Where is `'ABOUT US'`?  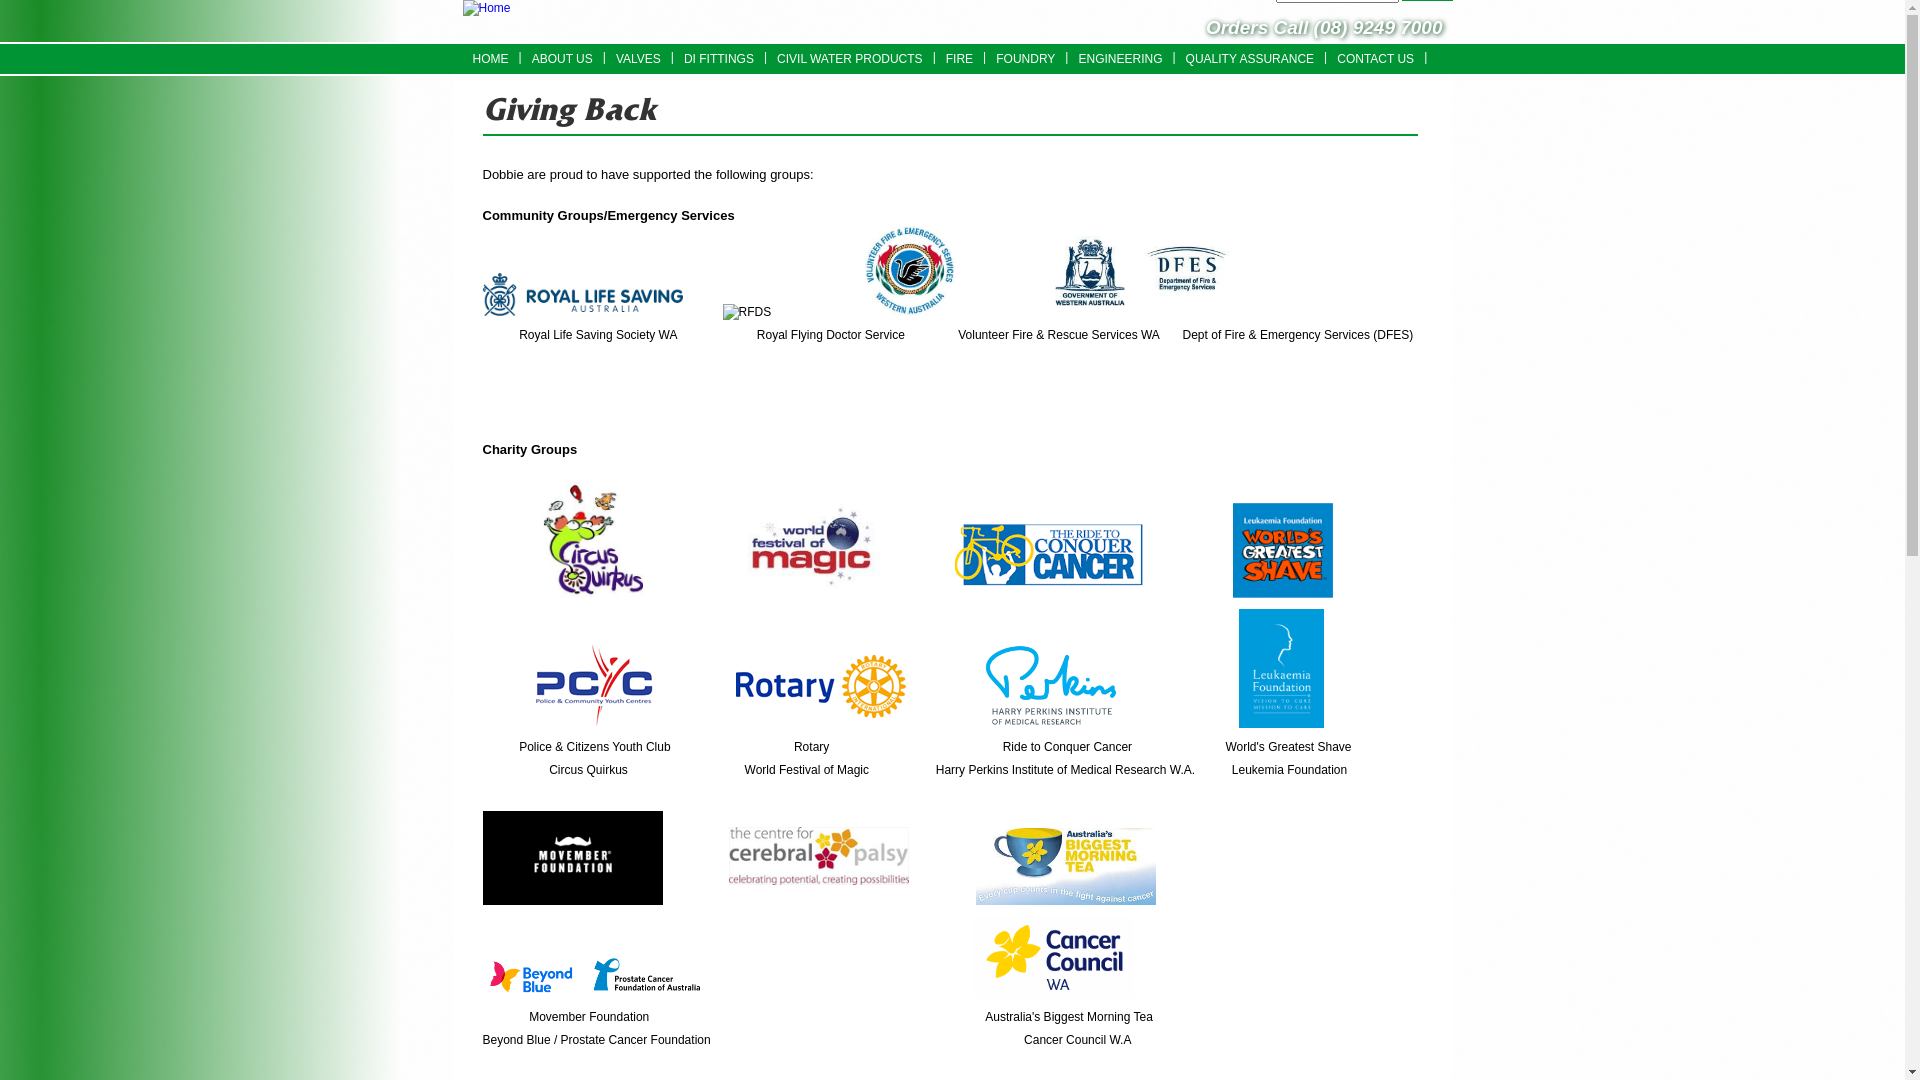 'ABOUT US' is located at coordinates (561, 58).